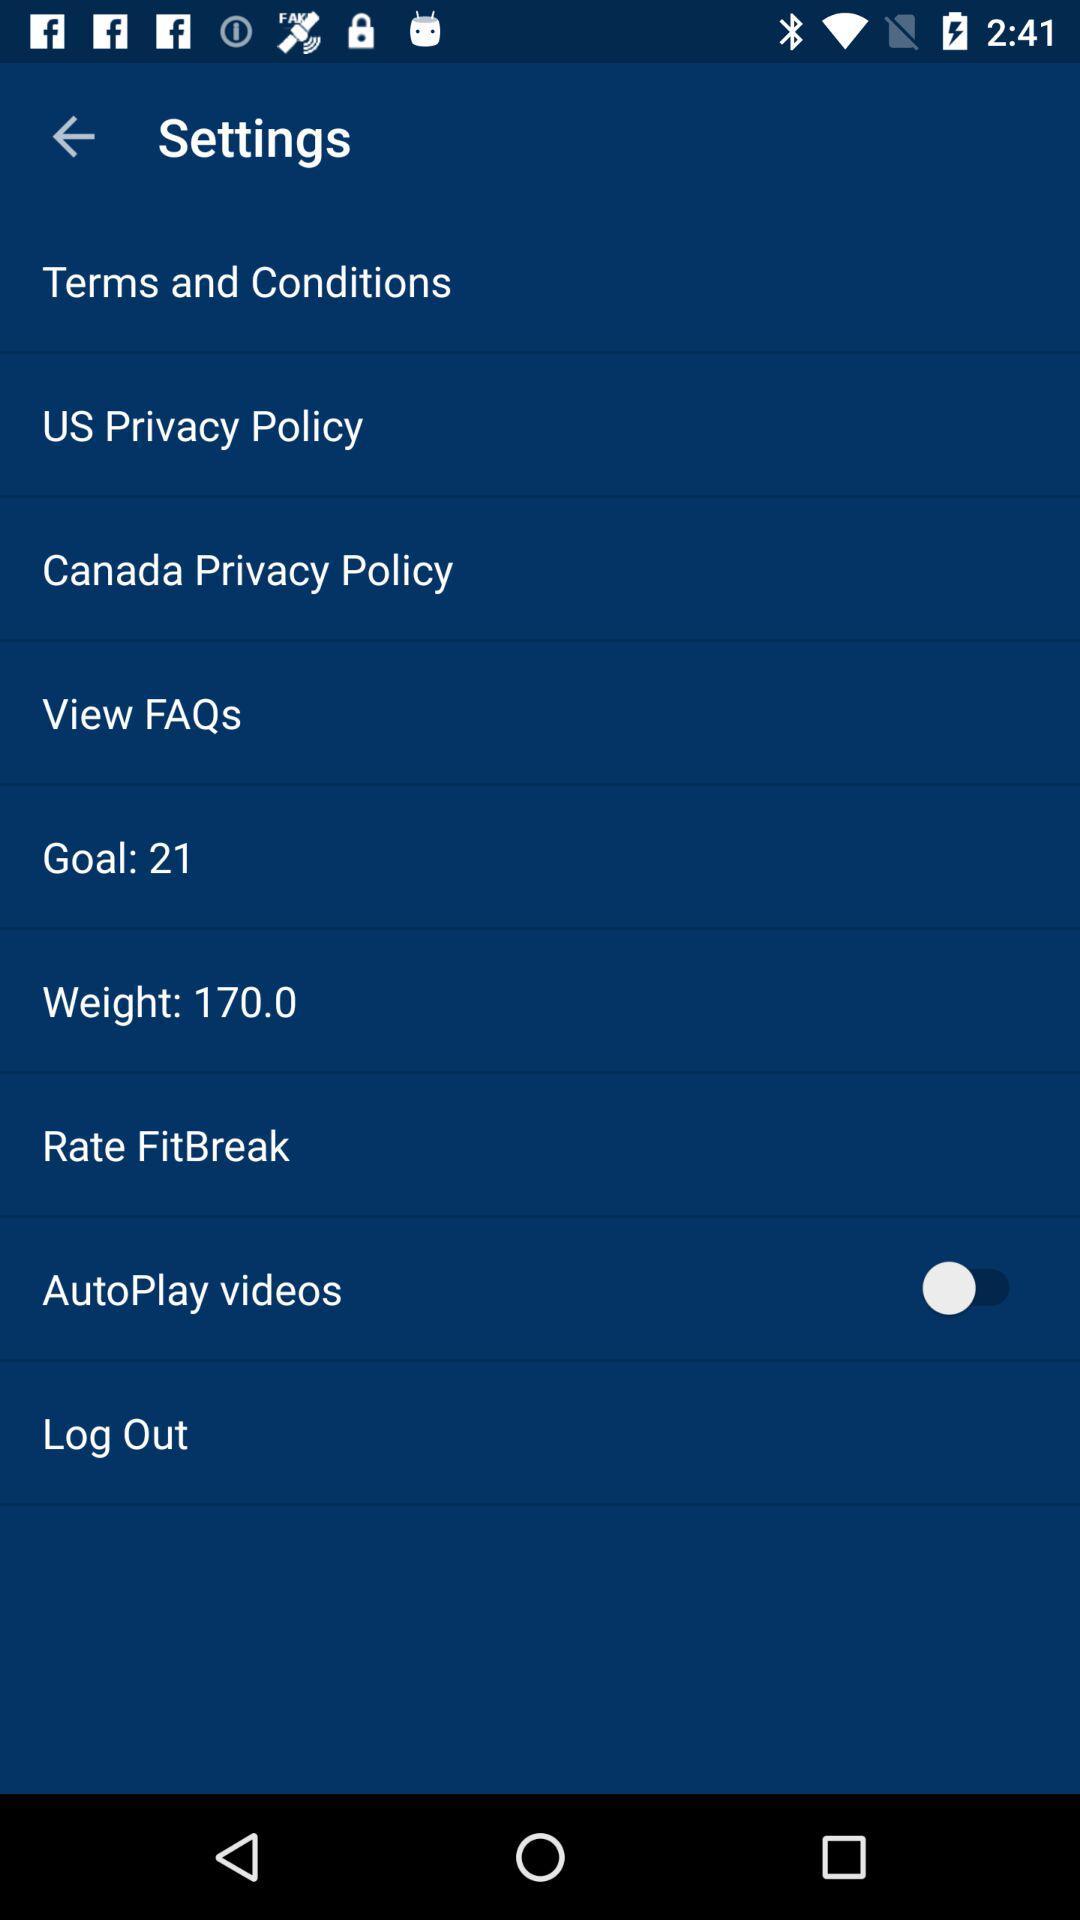  I want to click on rate fitbreak icon, so click(164, 1144).